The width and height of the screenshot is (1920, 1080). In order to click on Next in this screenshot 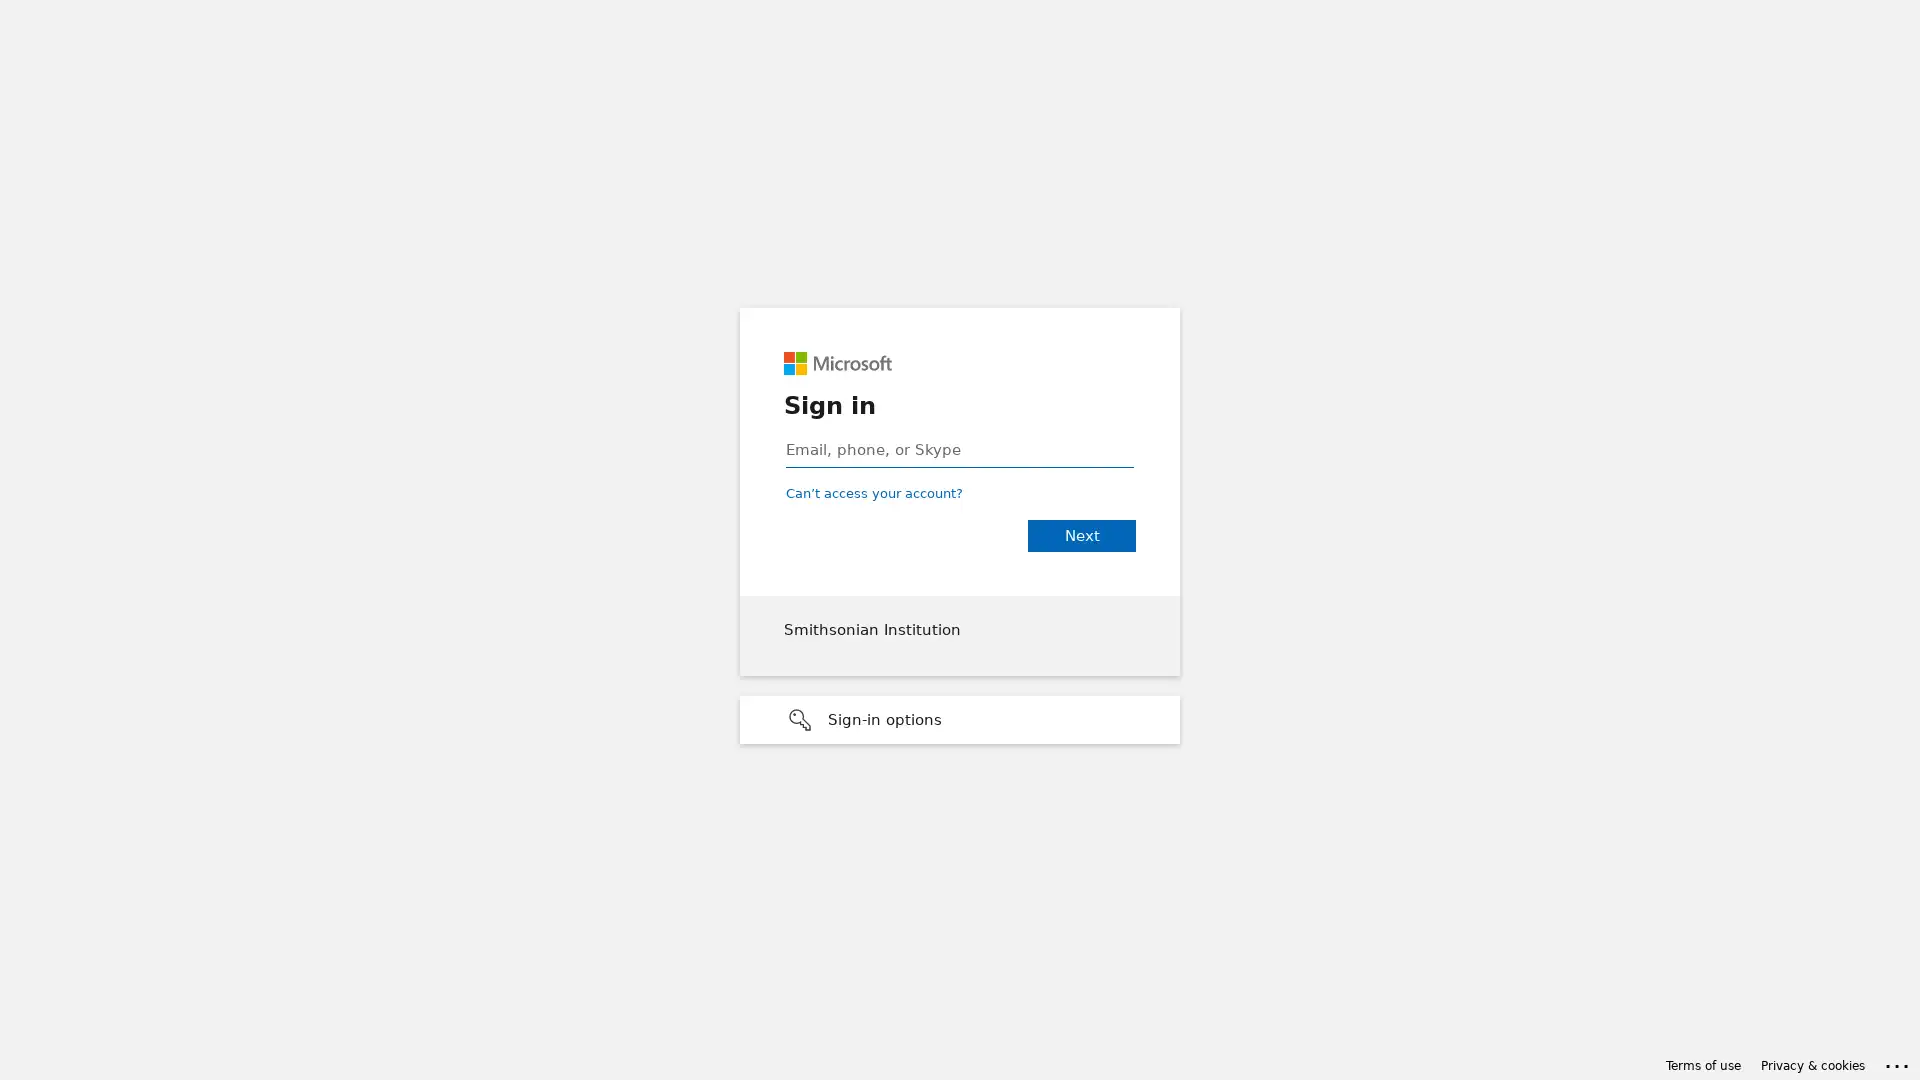, I will do `click(1080, 535)`.